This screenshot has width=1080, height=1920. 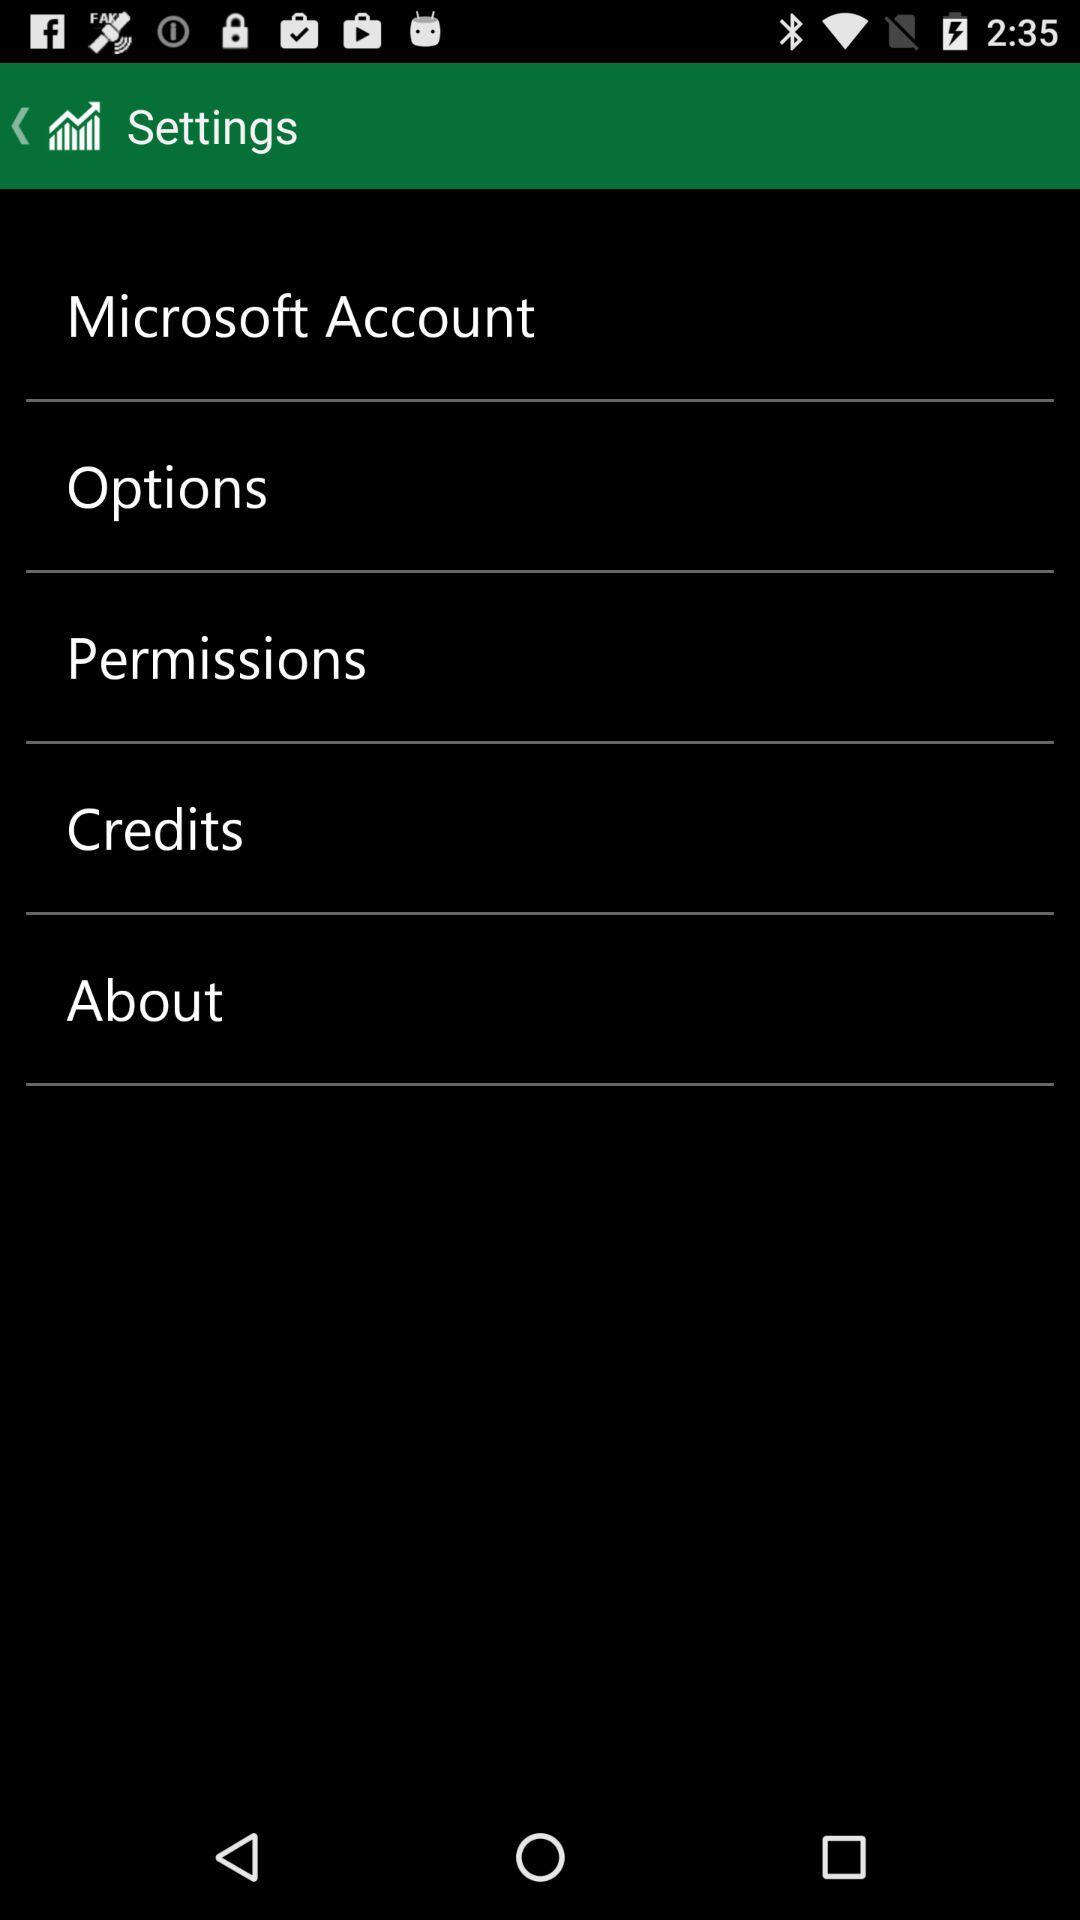 I want to click on item above the about icon, so click(x=154, y=828).